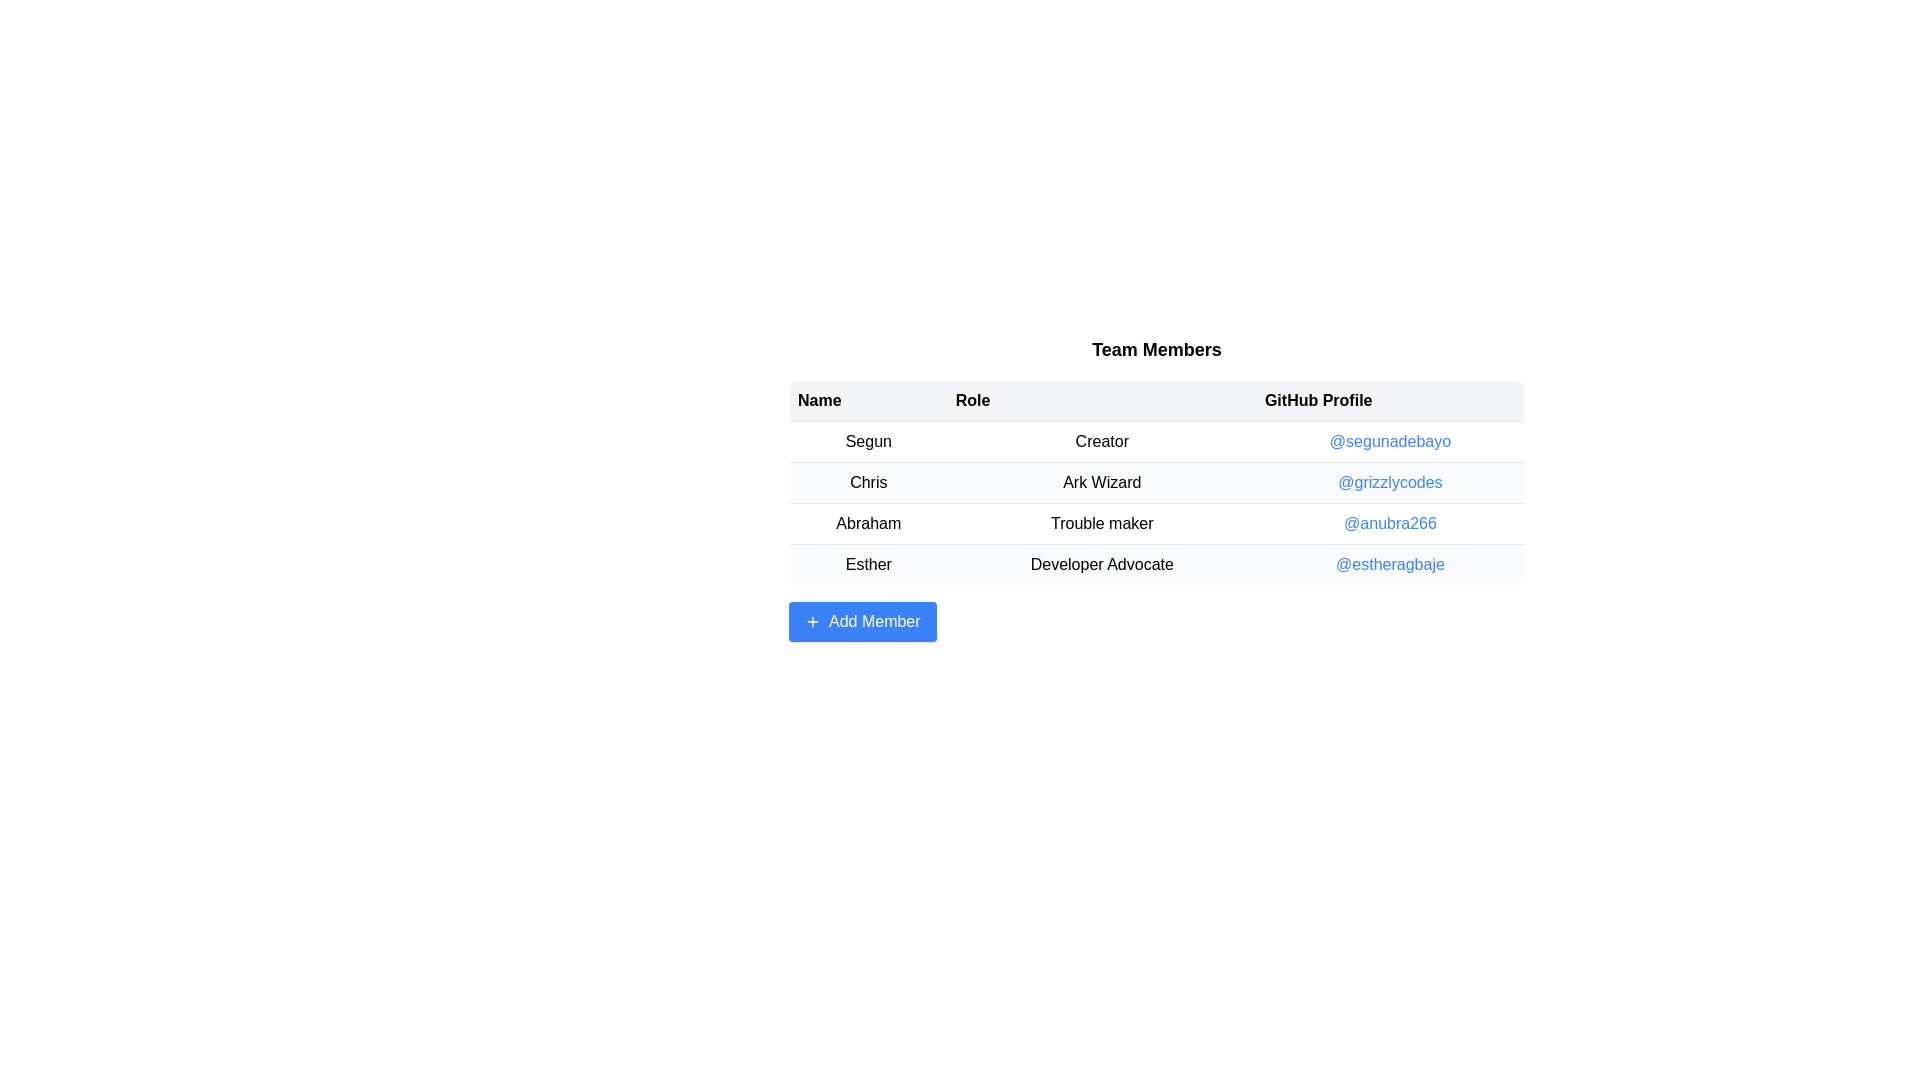 This screenshot has width=1920, height=1080. Describe the element at coordinates (868, 441) in the screenshot. I see `the text label displaying 'Segun', which is styled in bold black sans-serif font and positioned in the first row of a tabular layout as the 'Name' entry` at that location.